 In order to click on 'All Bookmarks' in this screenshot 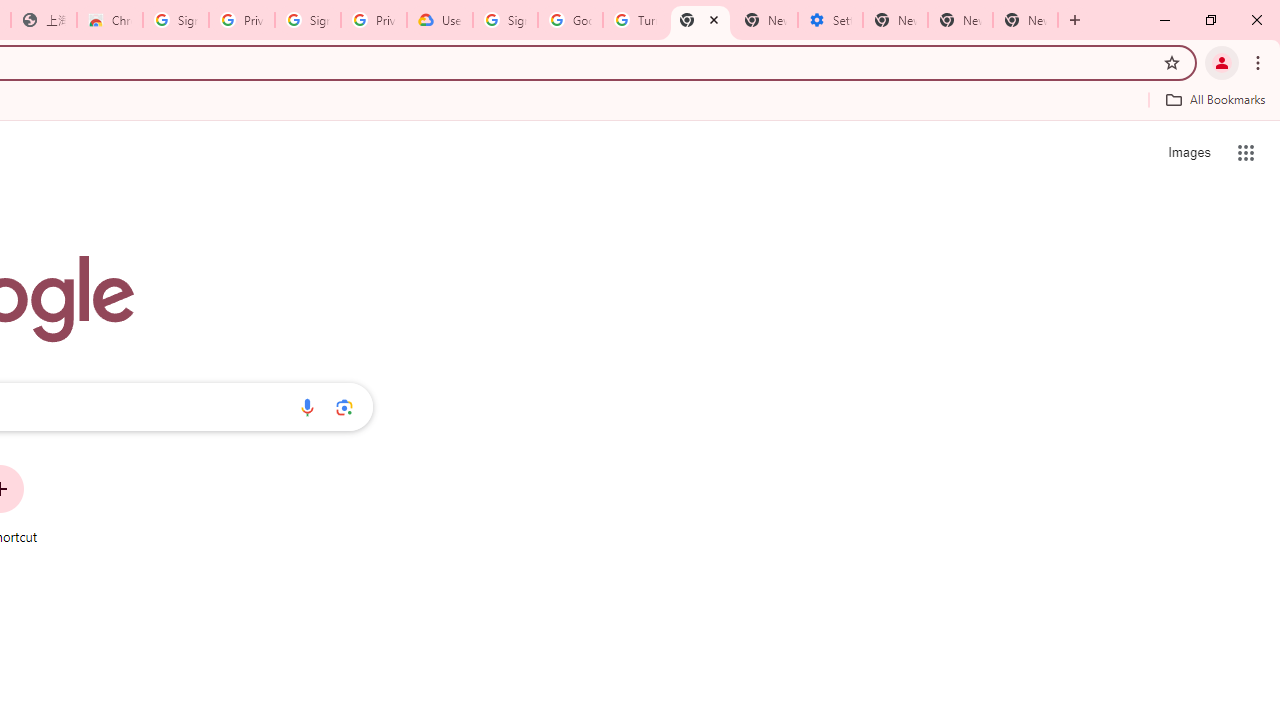, I will do `click(1214, 99)`.